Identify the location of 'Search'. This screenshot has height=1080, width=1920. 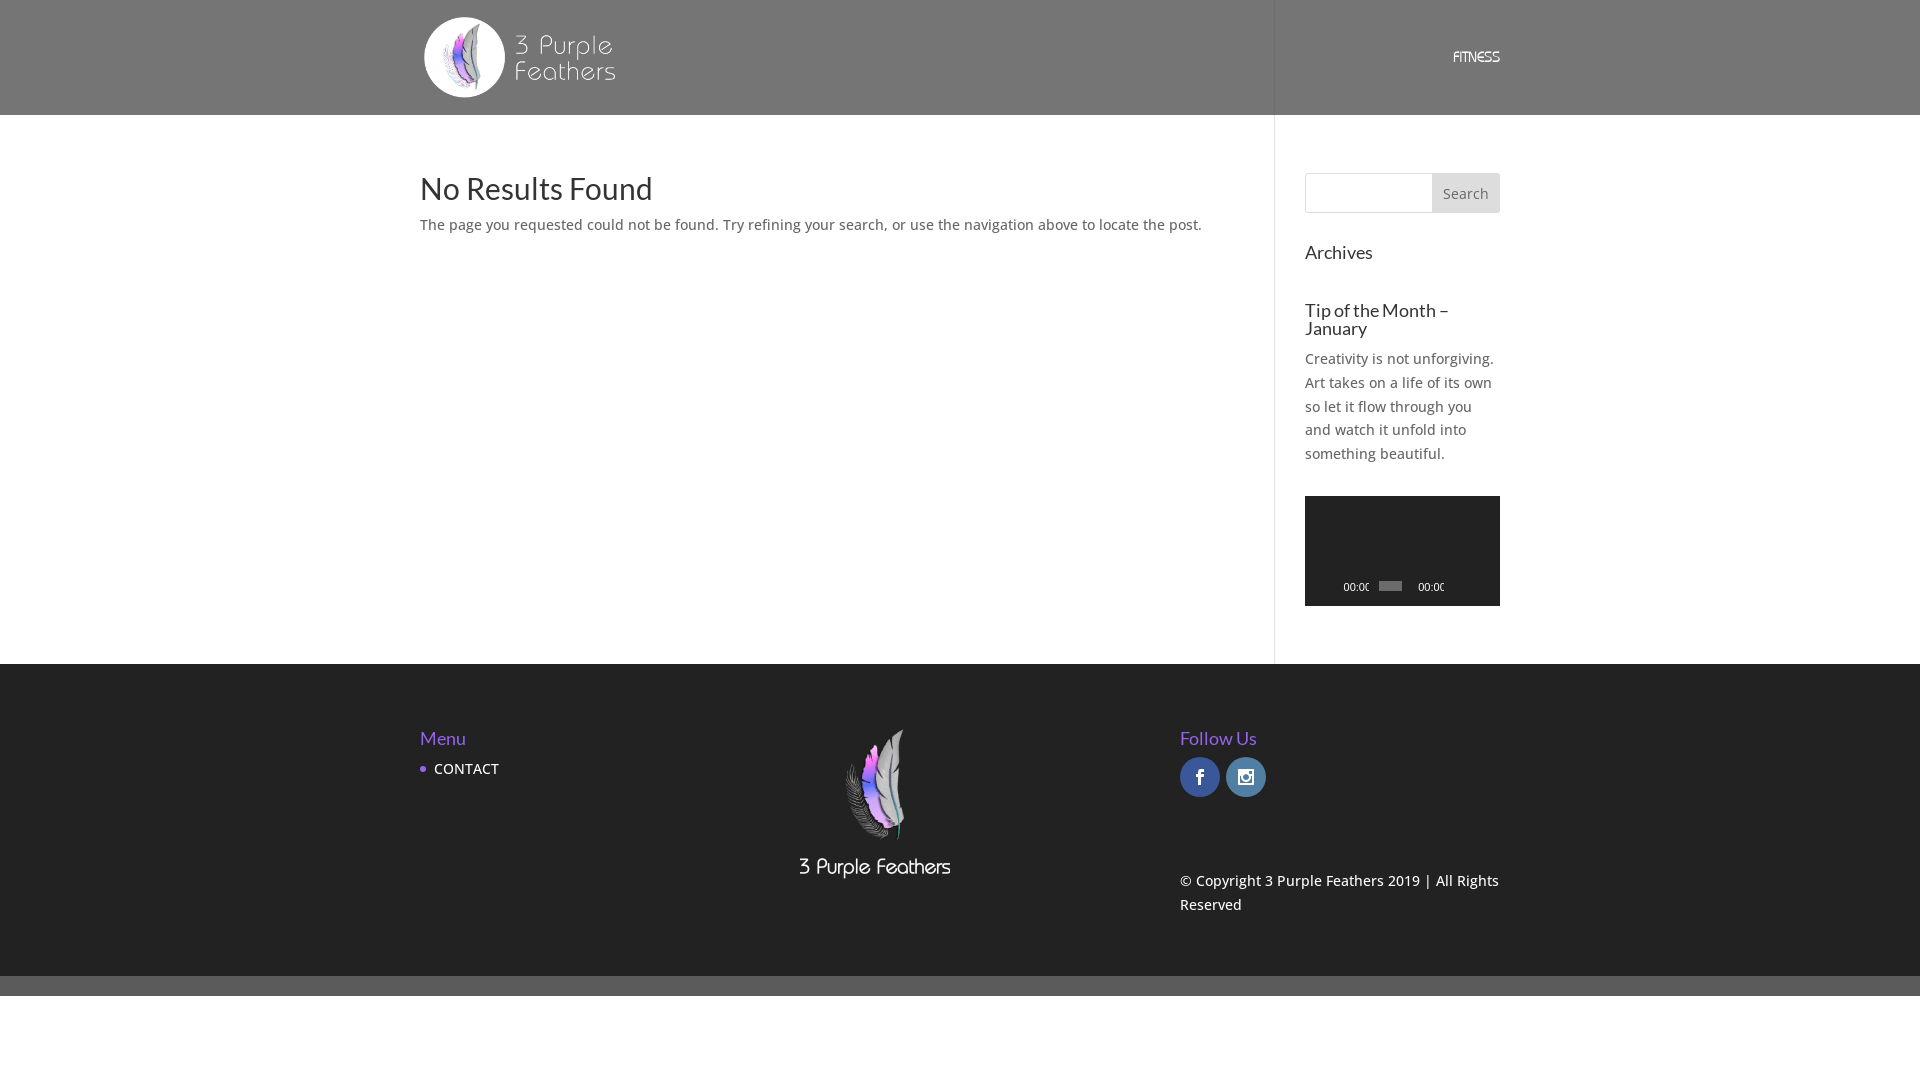
(1430, 192).